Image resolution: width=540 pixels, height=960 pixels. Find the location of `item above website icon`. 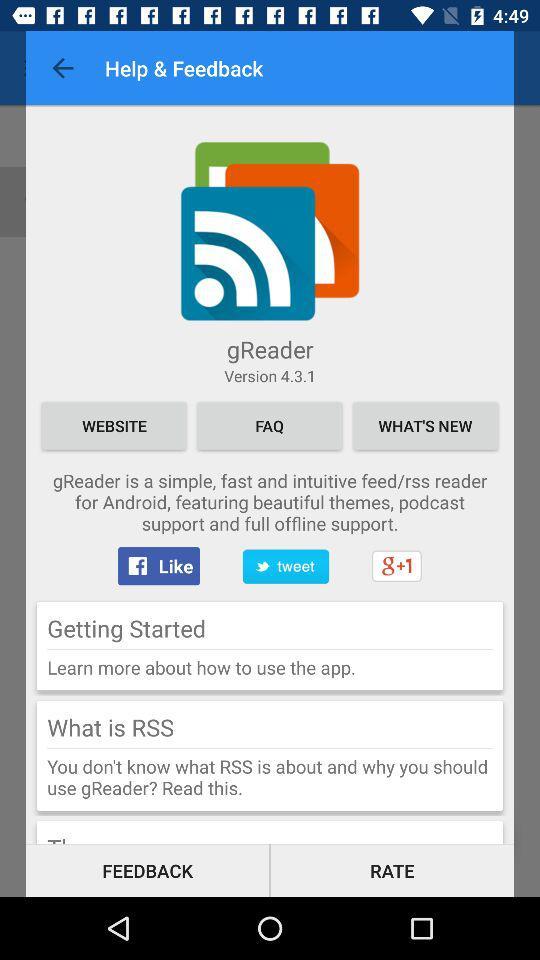

item above website icon is located at coordinates (270, 374).